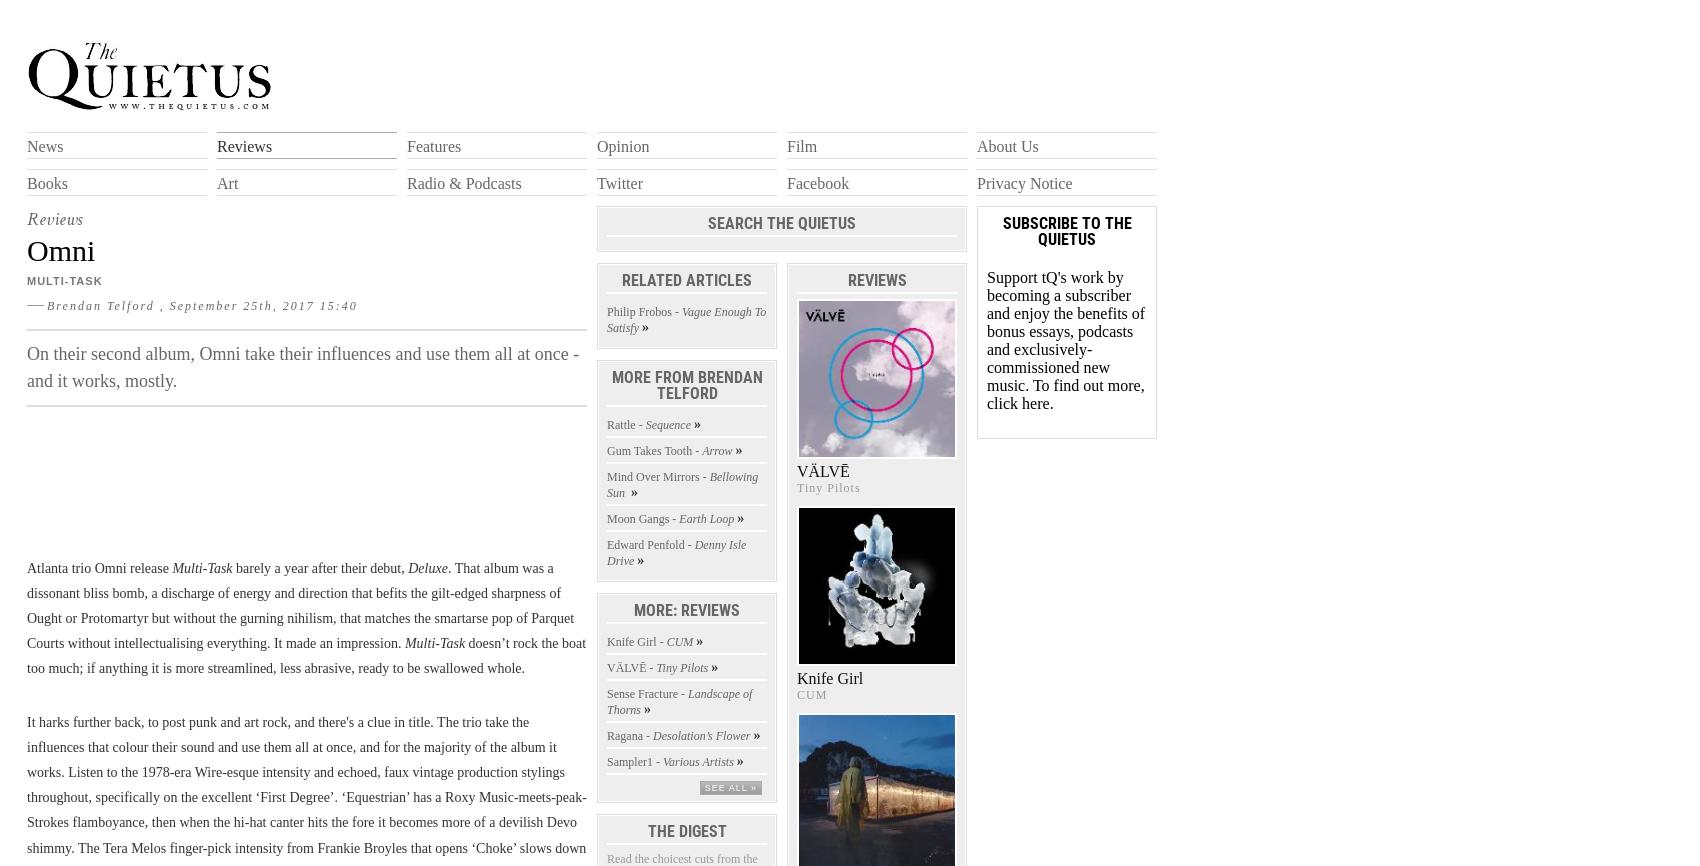  What do you see at coordinates (663, 760) in the screenshot?
I see `'Various Artists'` at bounding box center [663, 760].